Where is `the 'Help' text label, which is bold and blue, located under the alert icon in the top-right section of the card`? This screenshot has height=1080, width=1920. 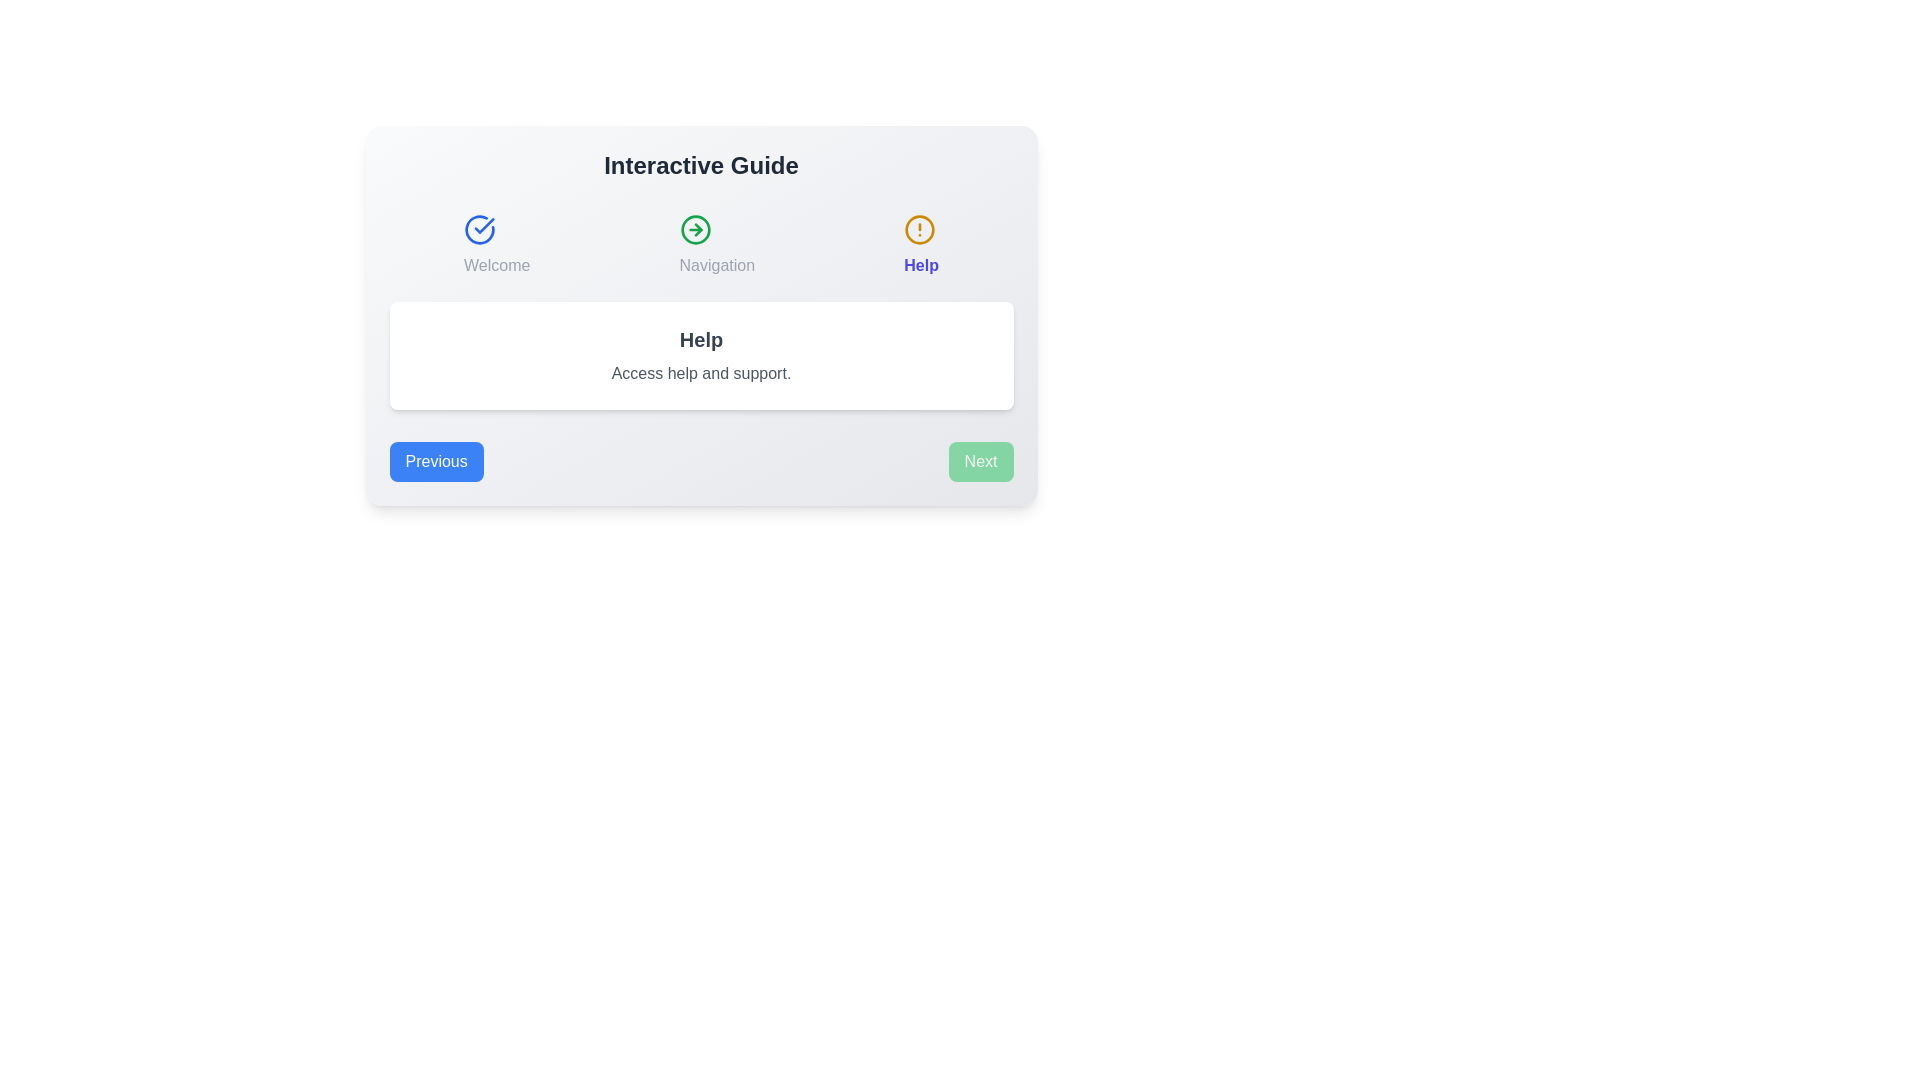
the 'Help' text label, which is bold and blue, located under the alert icon in the top-right section of the card is located at coordinates (920, 265).